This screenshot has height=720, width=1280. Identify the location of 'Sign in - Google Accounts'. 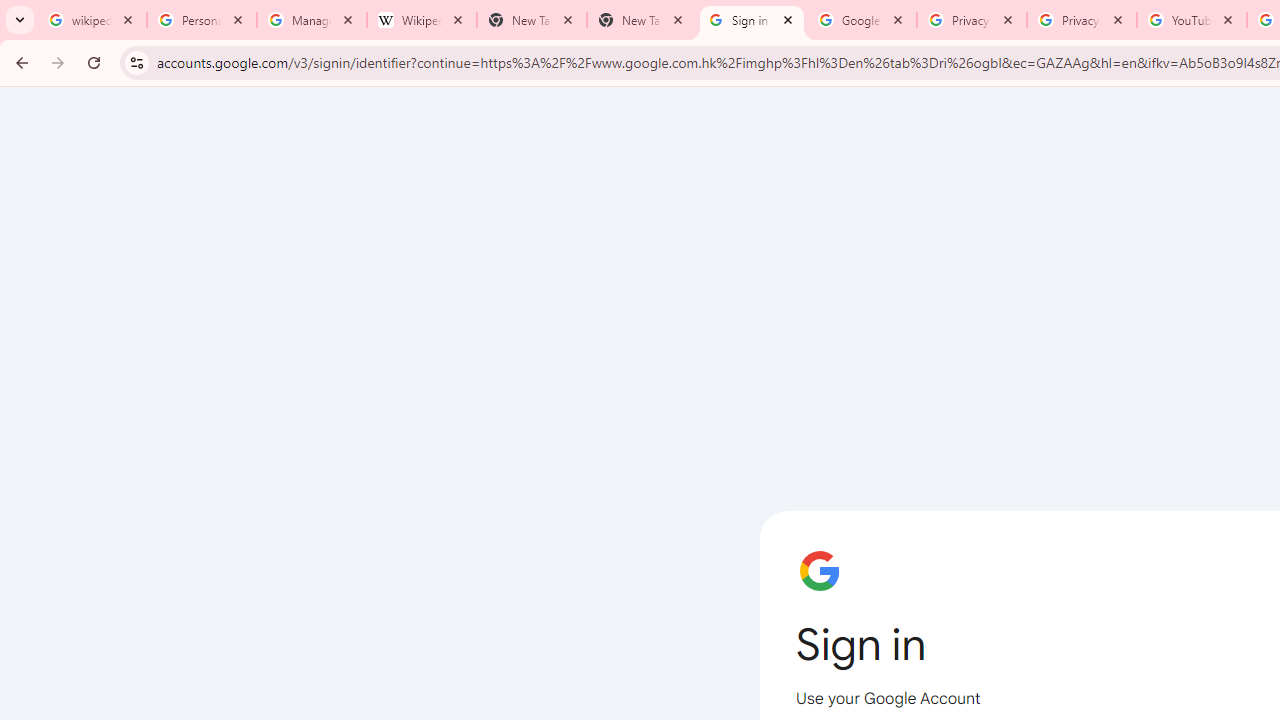
(751, 20).